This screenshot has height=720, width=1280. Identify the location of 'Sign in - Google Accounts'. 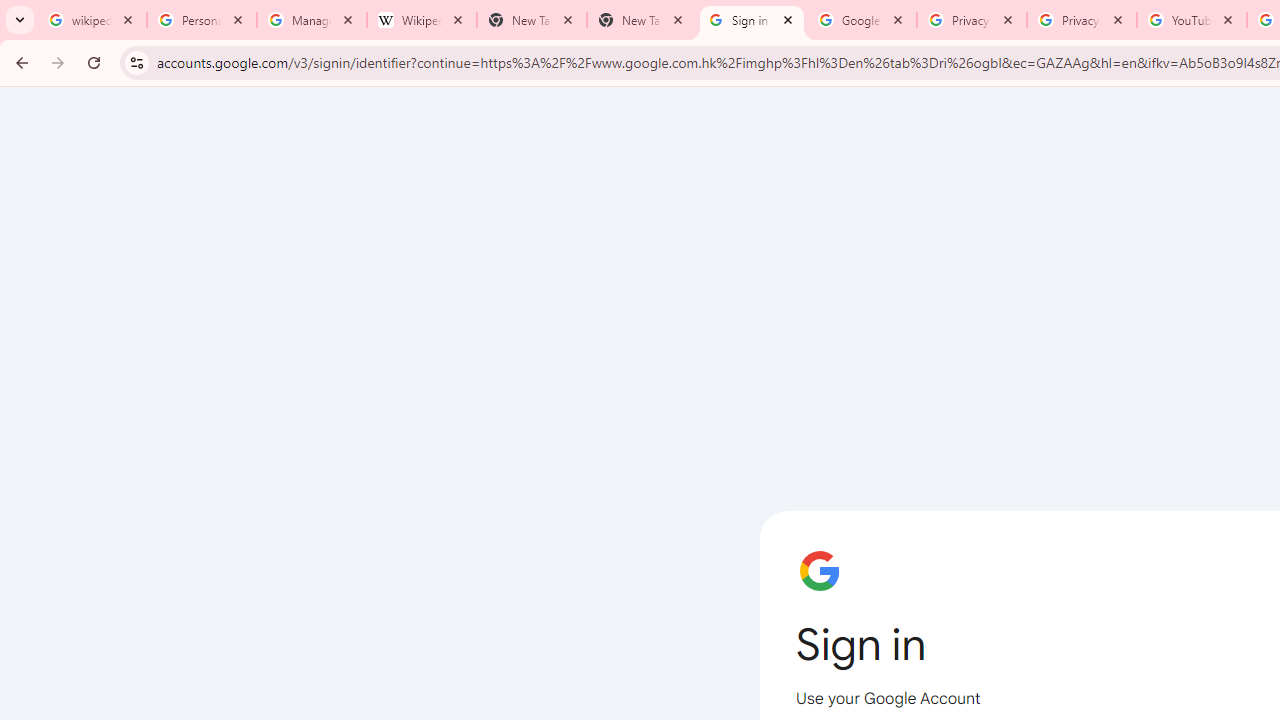
(751, 20).